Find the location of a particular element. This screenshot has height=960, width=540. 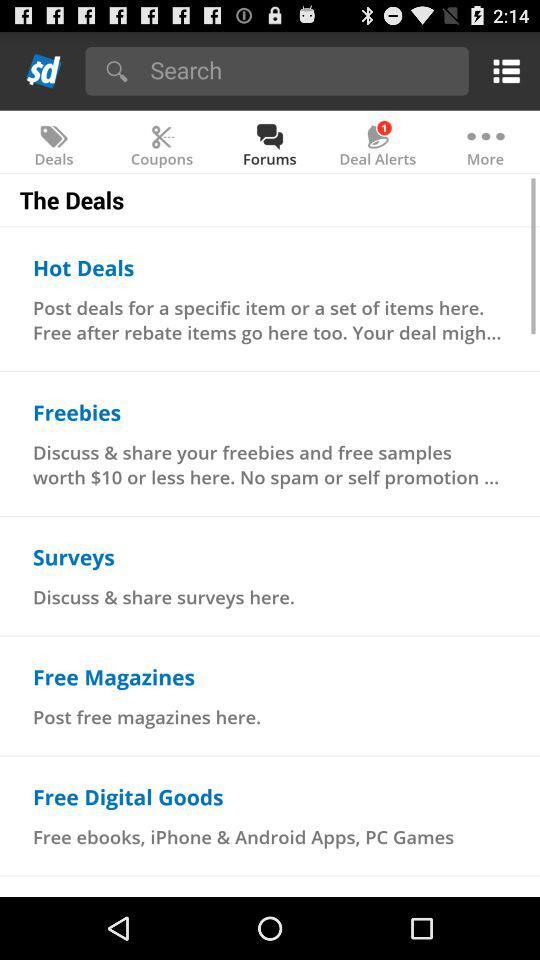

show menu is located at coordinates (502, 70).